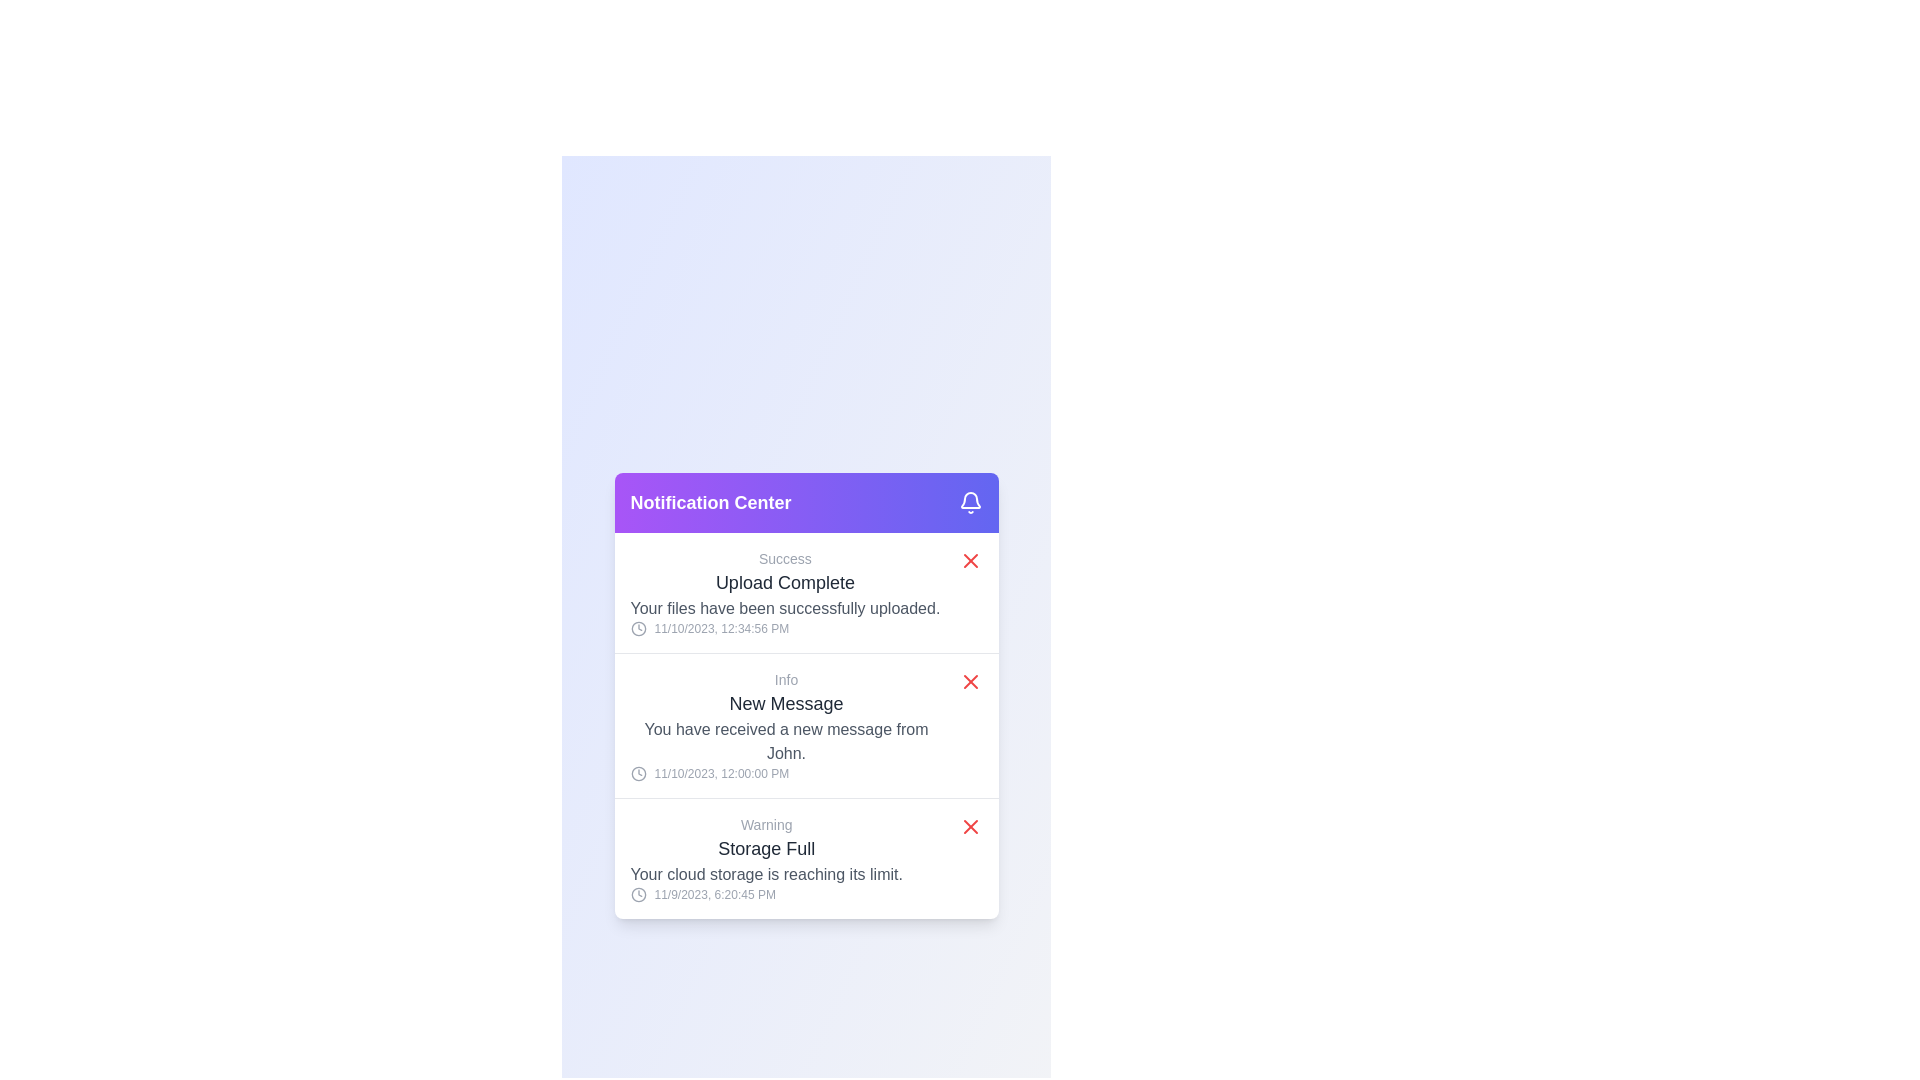 Image resolution: width=1920 pixels, height=1080 pixels. I want to click on the 'Warning' text label, which is styled in a small gray font and is positioned at the top of the notification block, directly above the title 'Storage Full', so click(765, 825).